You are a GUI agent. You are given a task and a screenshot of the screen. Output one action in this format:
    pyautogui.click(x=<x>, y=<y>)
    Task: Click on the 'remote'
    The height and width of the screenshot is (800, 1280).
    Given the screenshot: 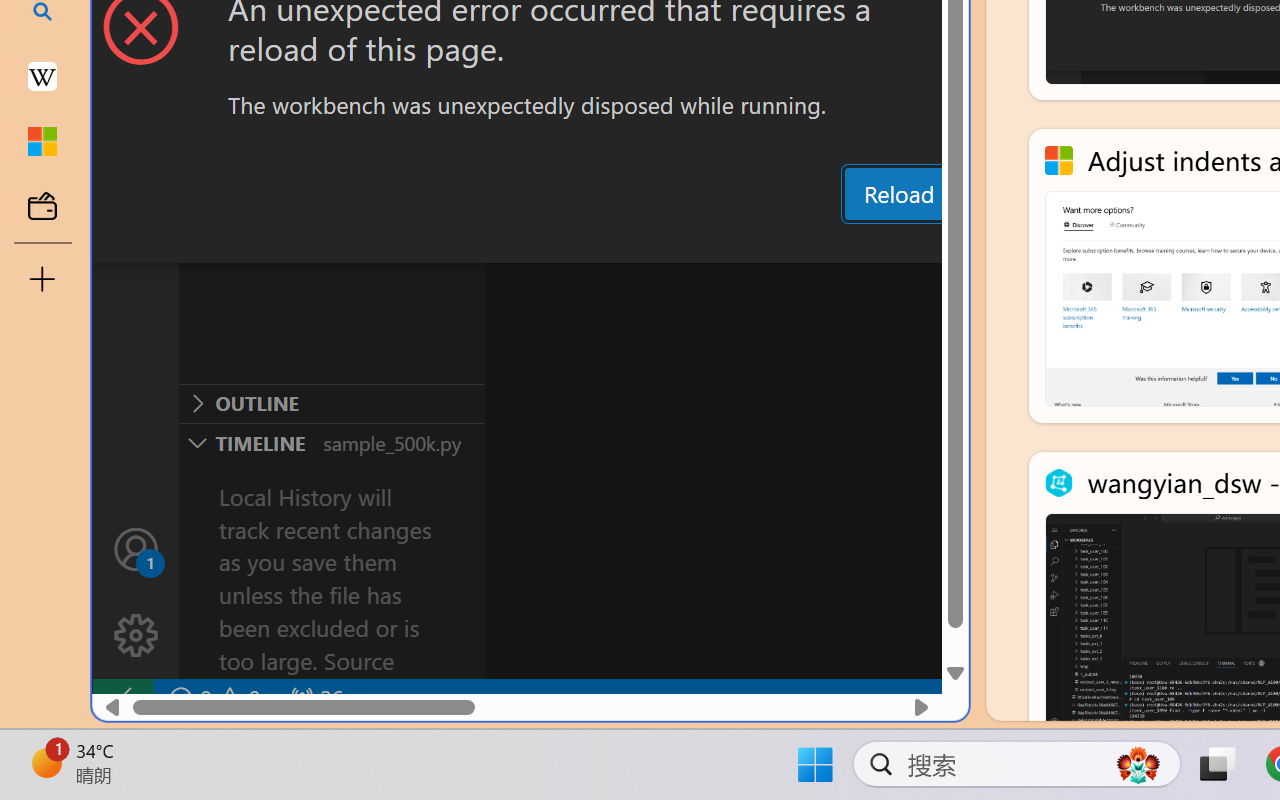 What is the action you would take?
    pyautogui.click(x=121, y=698)
    